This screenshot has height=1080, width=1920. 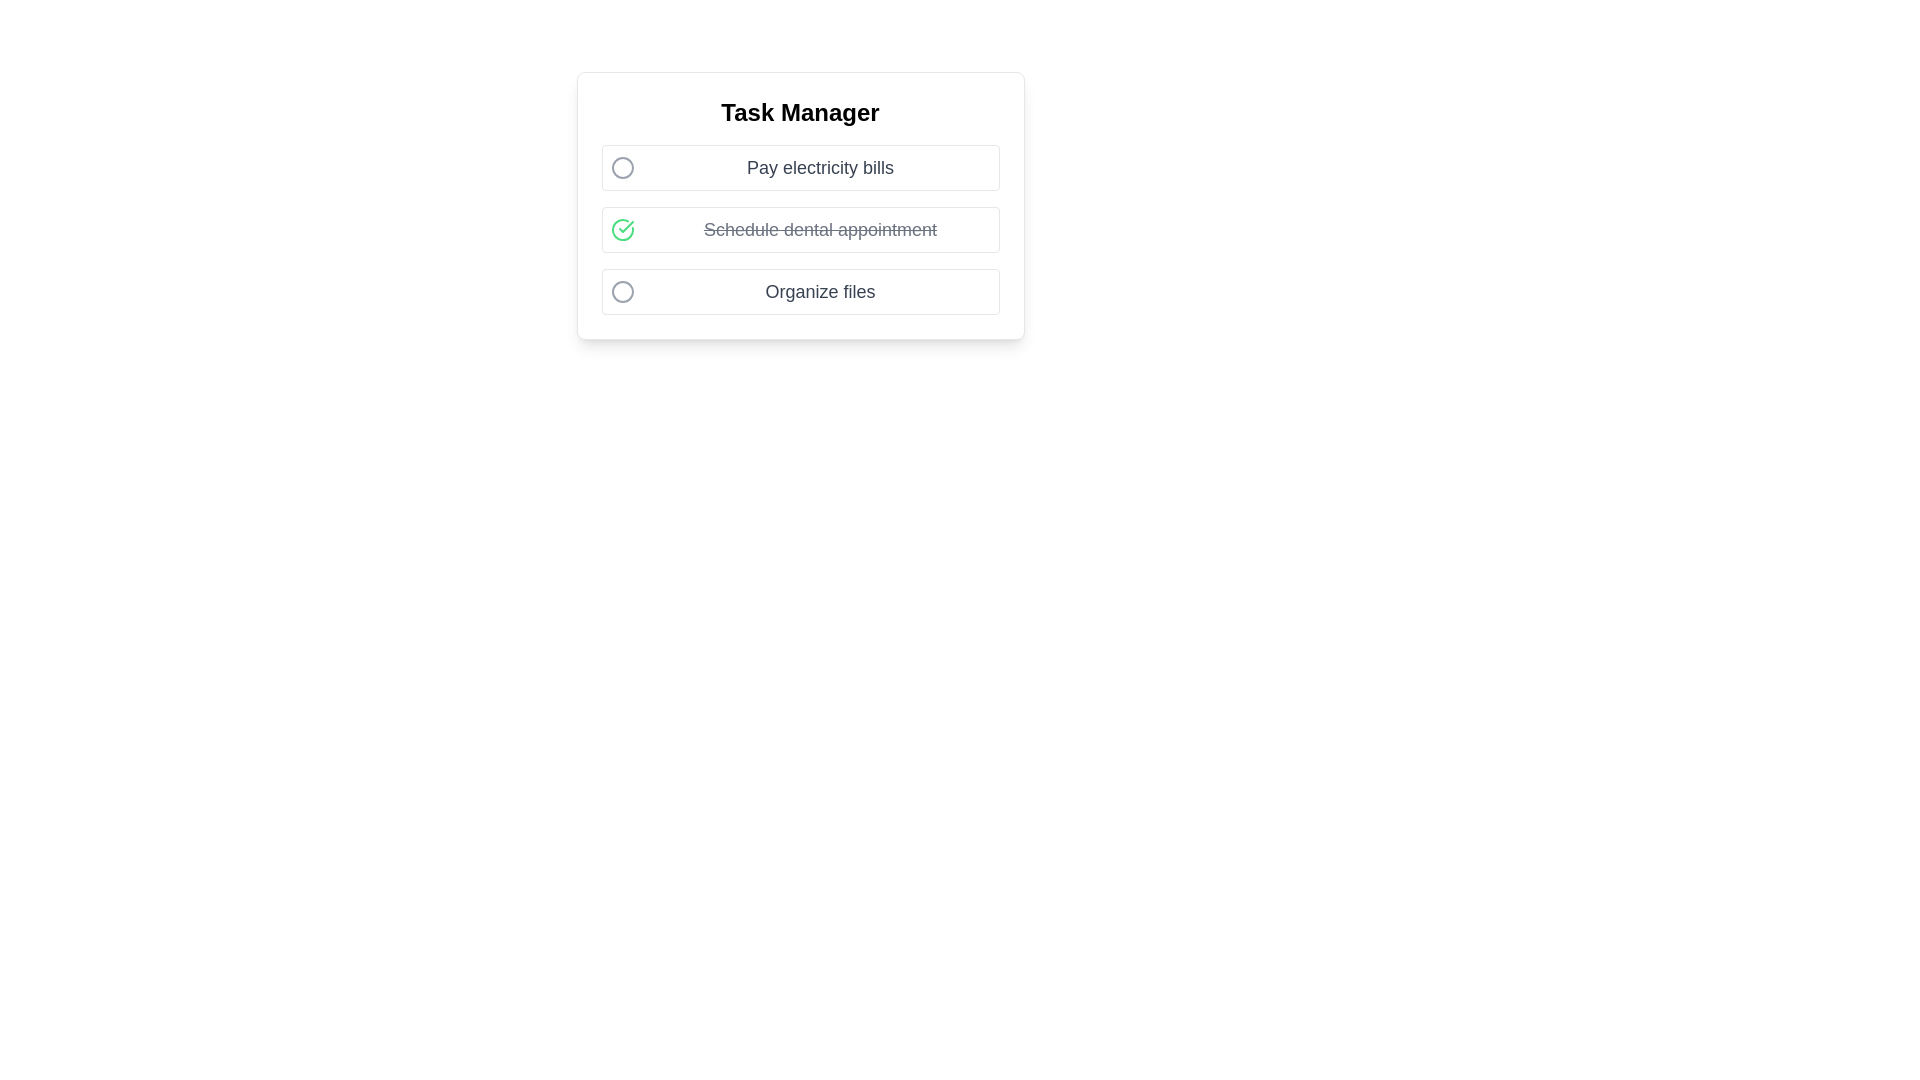 I want to click on the completed task item titled 'Schedule dental appointment' which is styled with a strike-through effect and has a green checkmark icon, so click(x=800, y=229).